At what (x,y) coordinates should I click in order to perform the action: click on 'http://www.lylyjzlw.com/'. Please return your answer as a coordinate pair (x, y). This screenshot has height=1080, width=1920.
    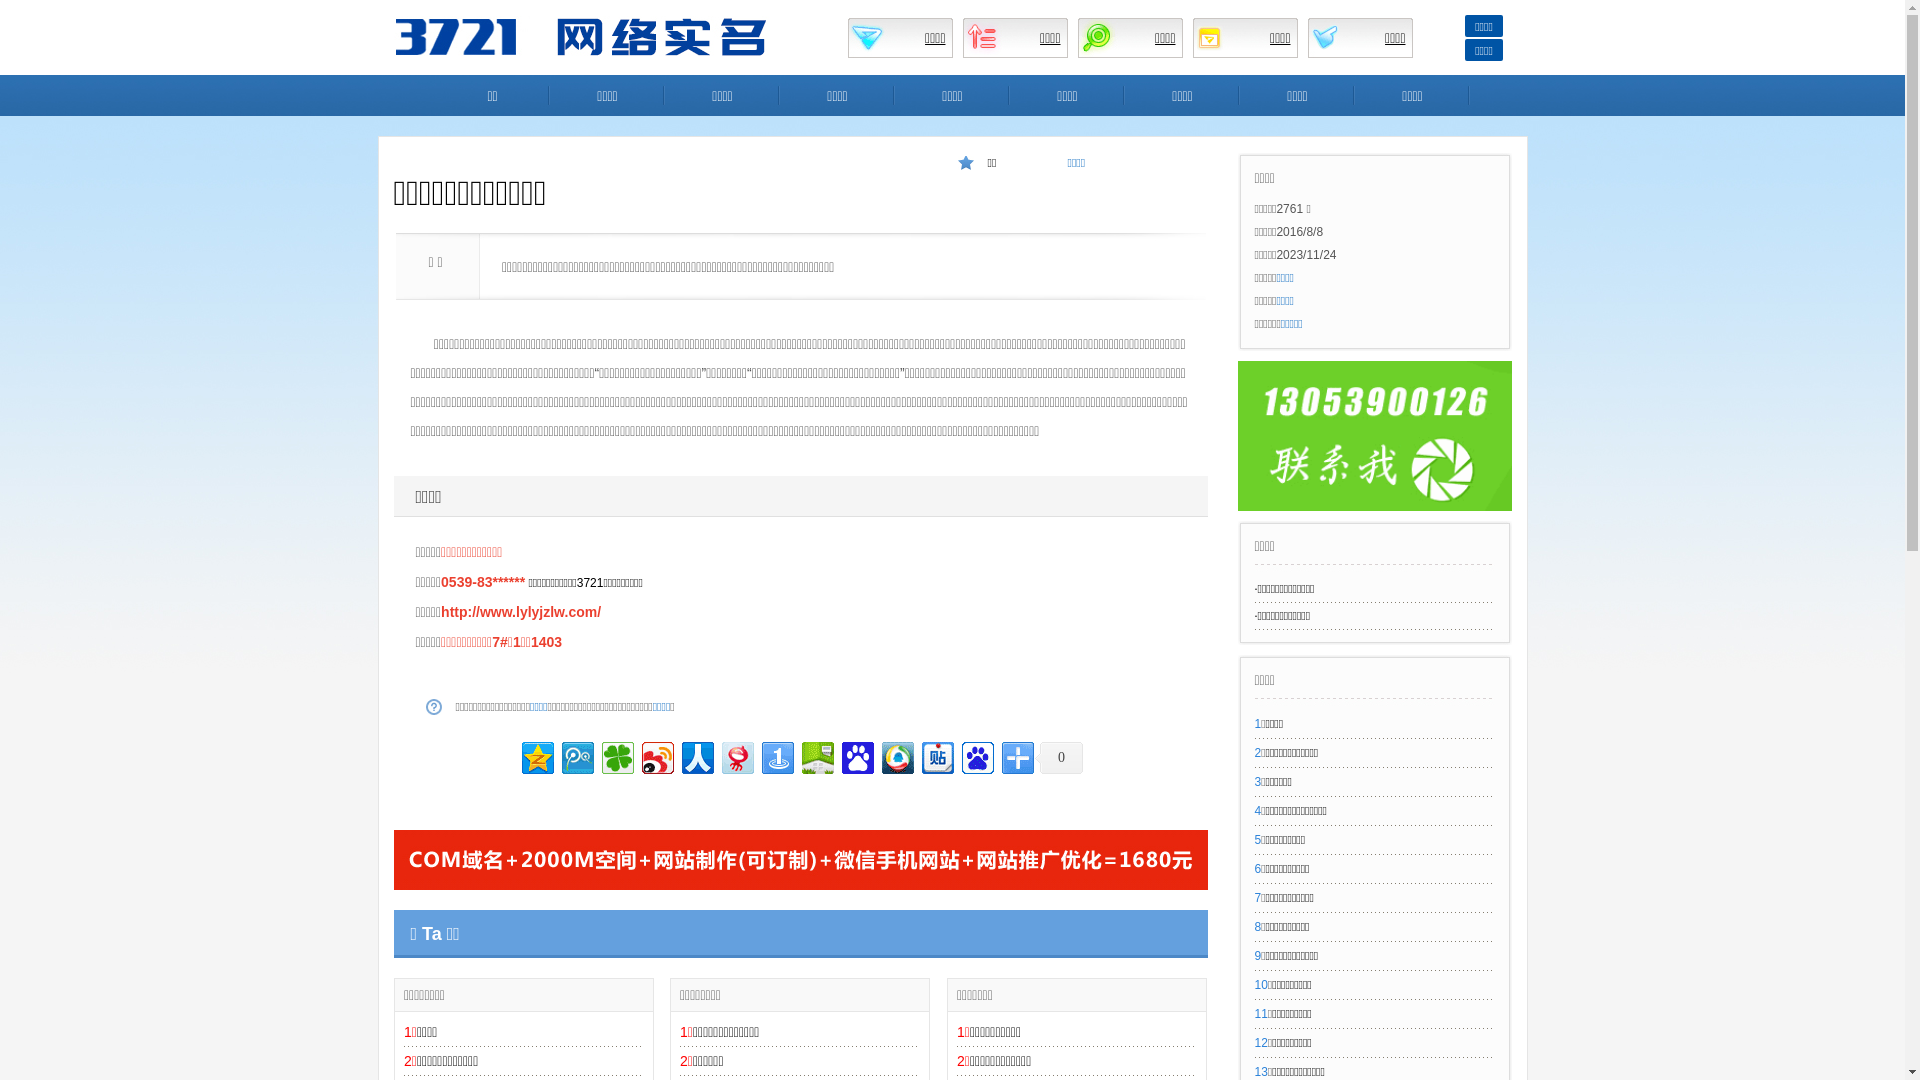
    Looking at the image, I should click on (521, 611).